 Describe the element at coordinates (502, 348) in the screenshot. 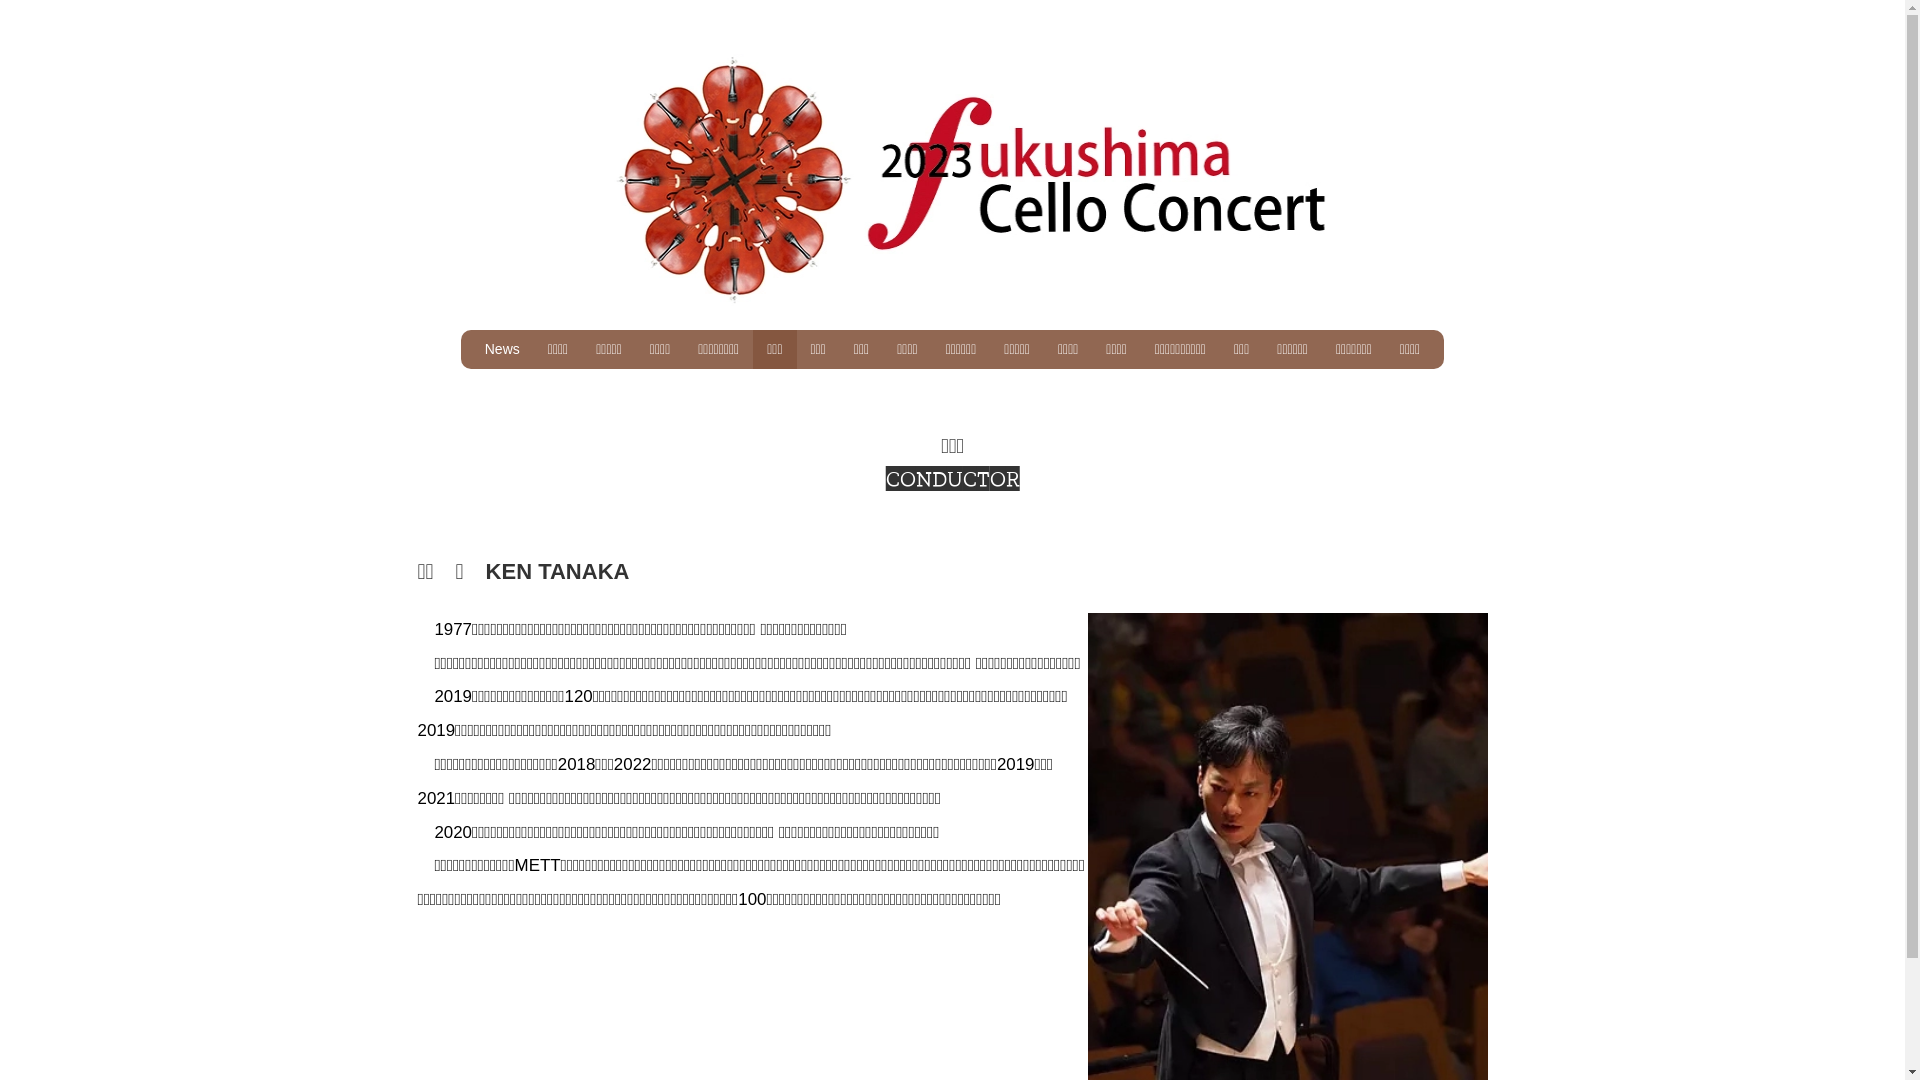

I see `'News'` at that location.